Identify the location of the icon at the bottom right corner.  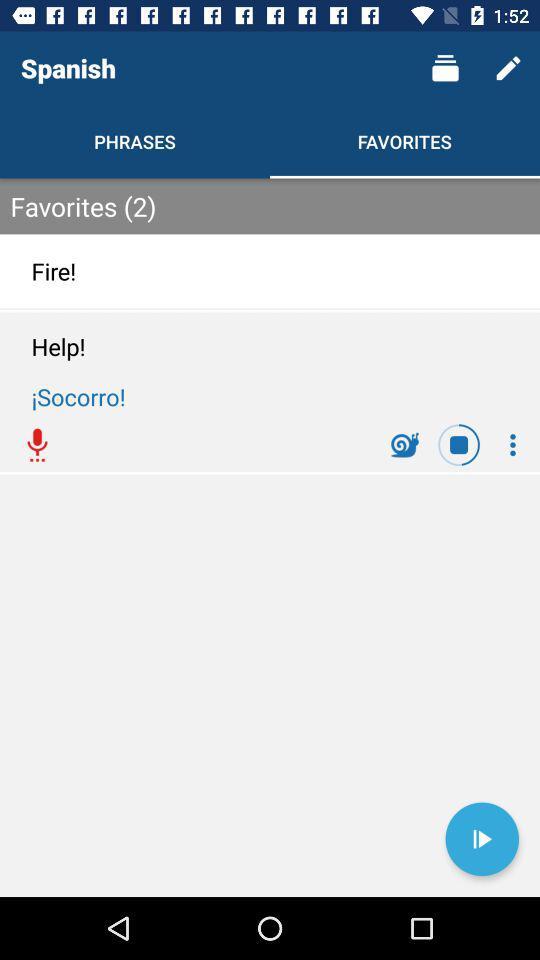
(481, 839).